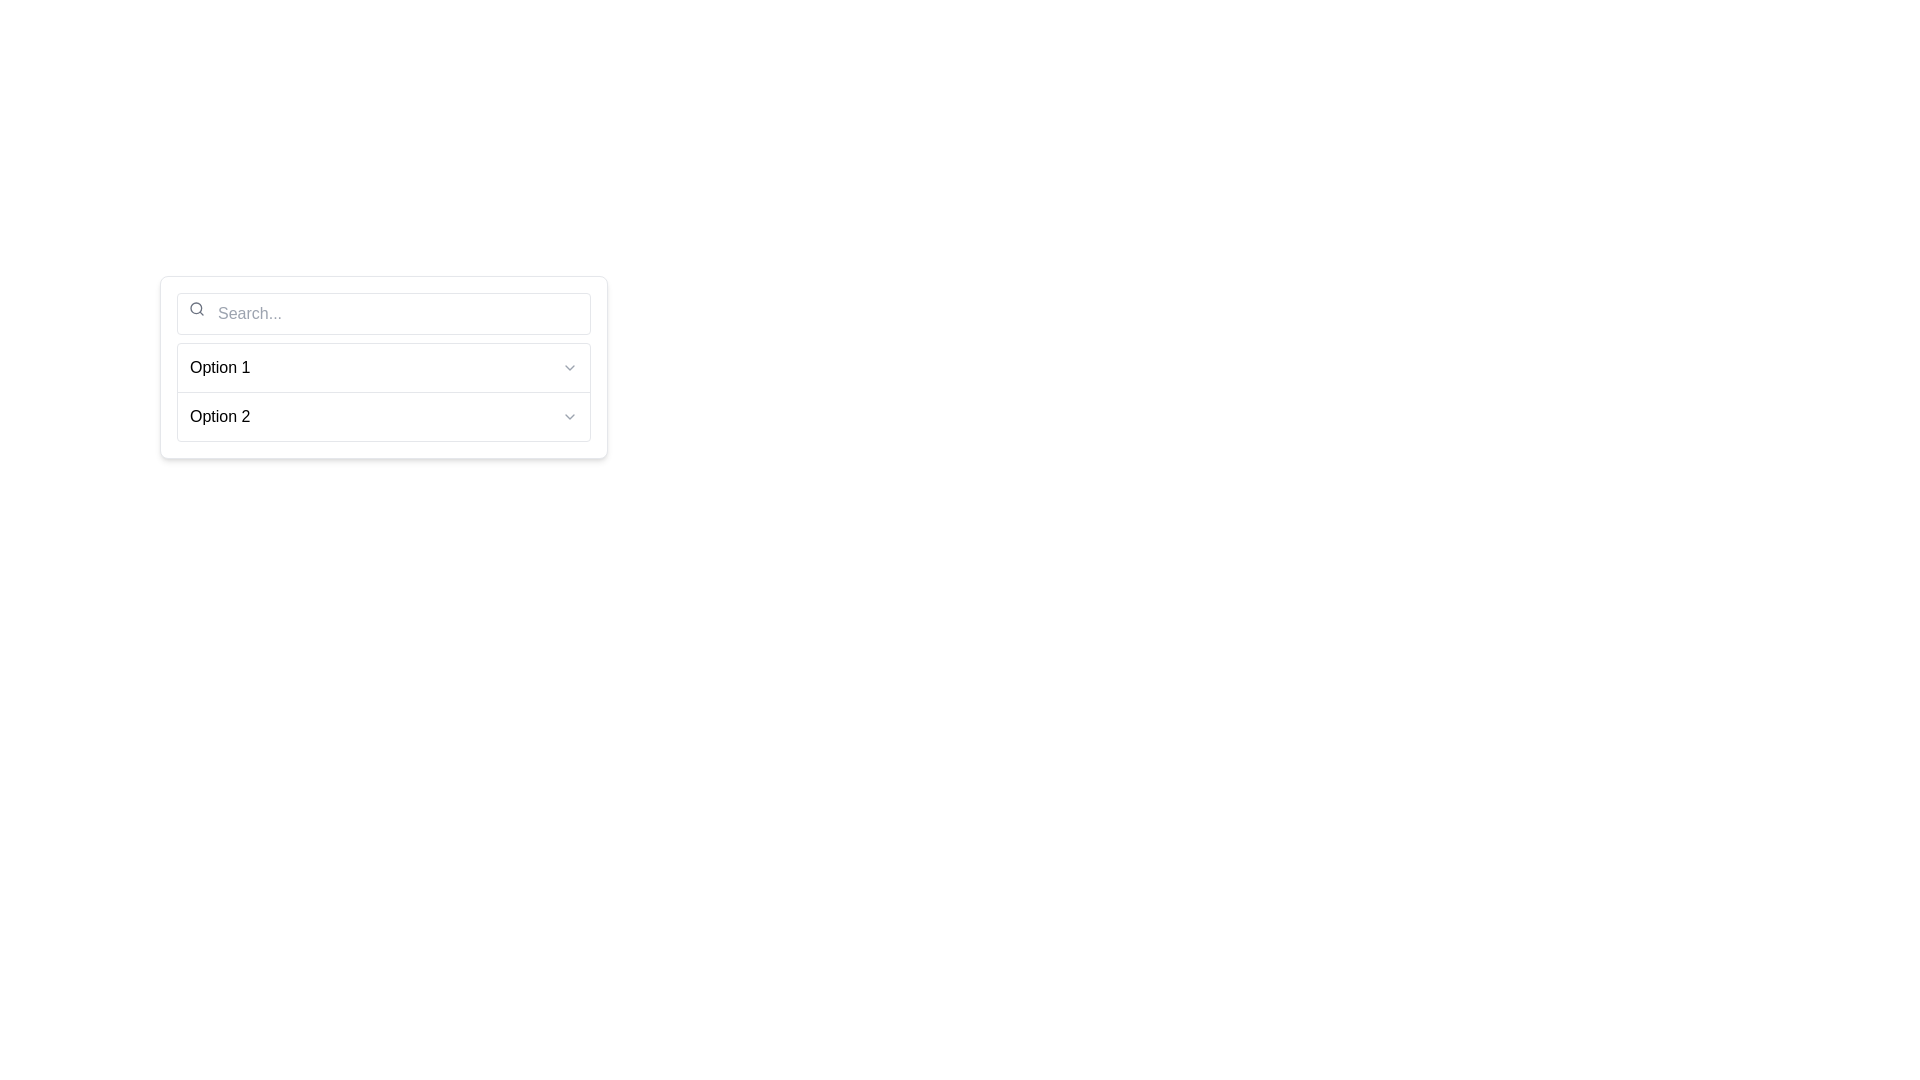  Describe the element at coordinates (196, 308) in the screenshot. I see `the circular shape representing the lens part of the magnifying glass icon located in the top left corner of the input box labeled 'Search...'` at that location.